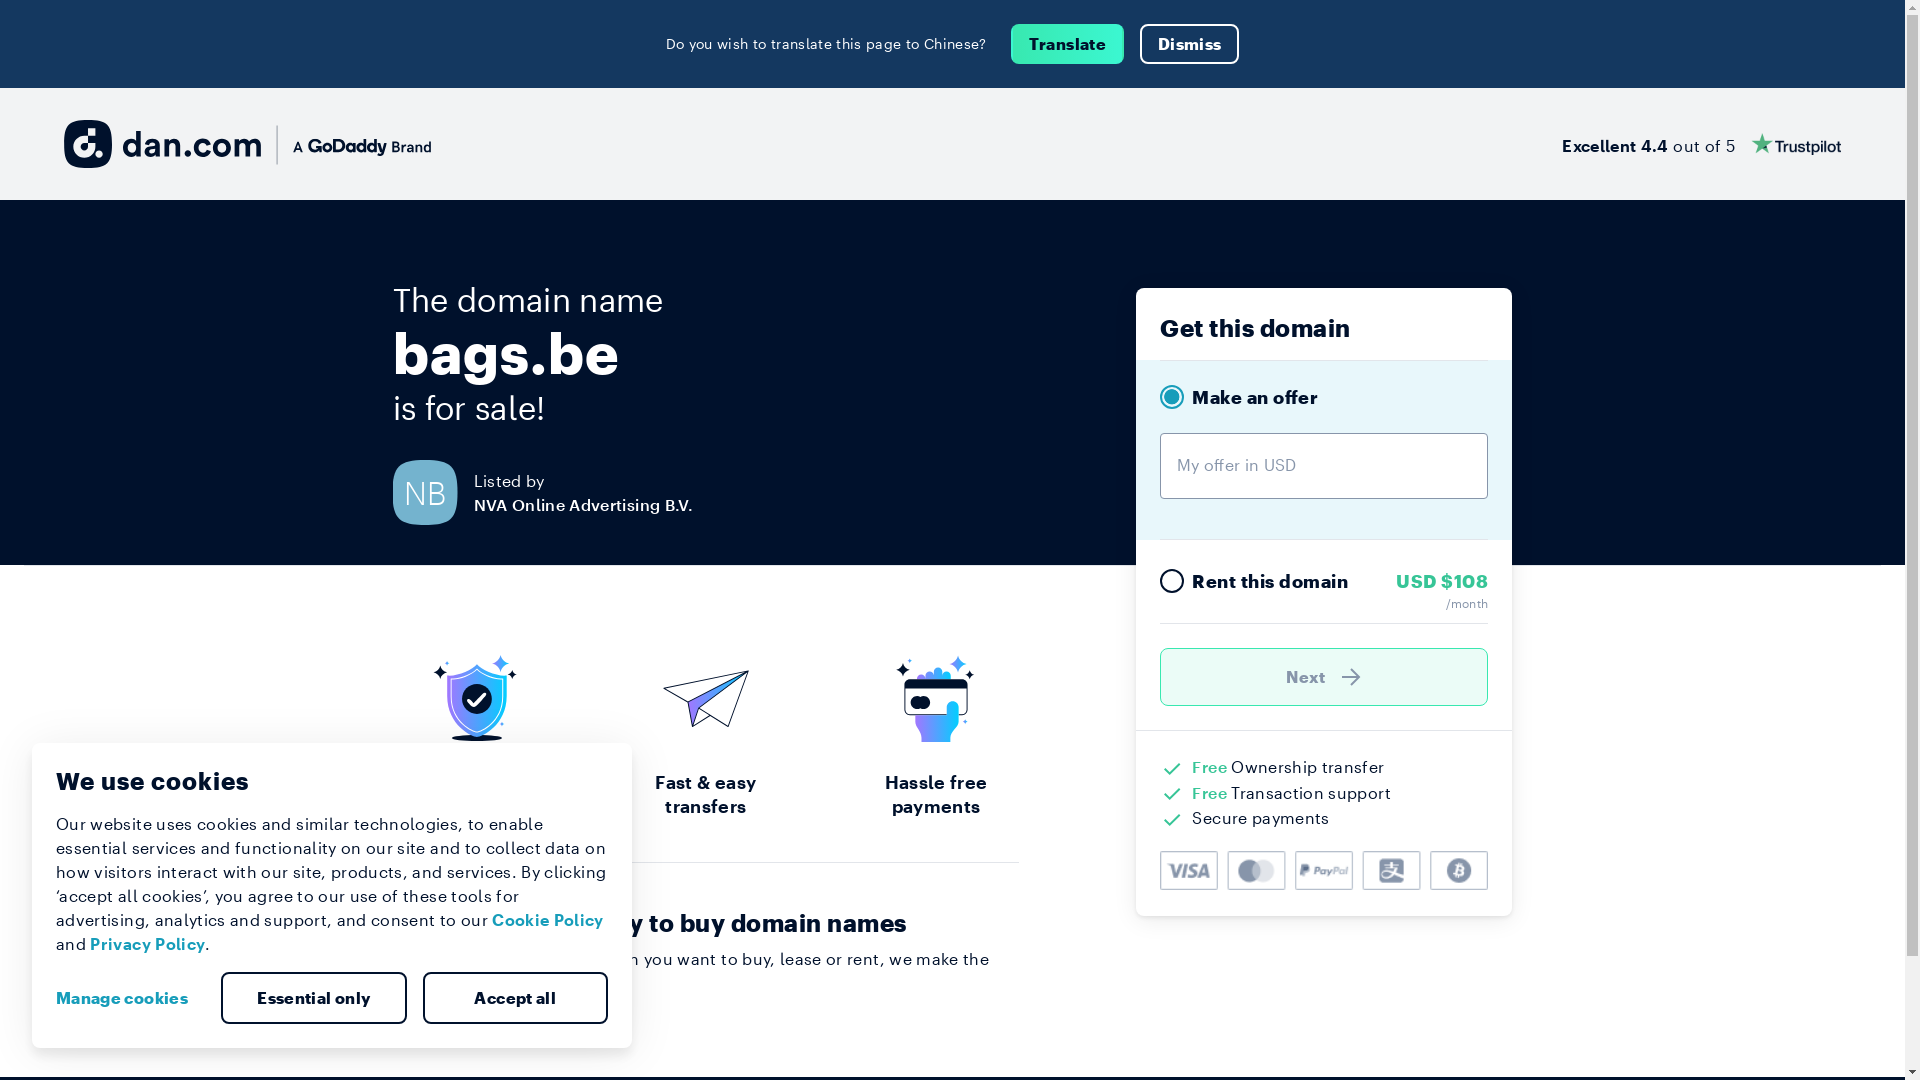  I want to click on 'Translate', so click(1011, 43).